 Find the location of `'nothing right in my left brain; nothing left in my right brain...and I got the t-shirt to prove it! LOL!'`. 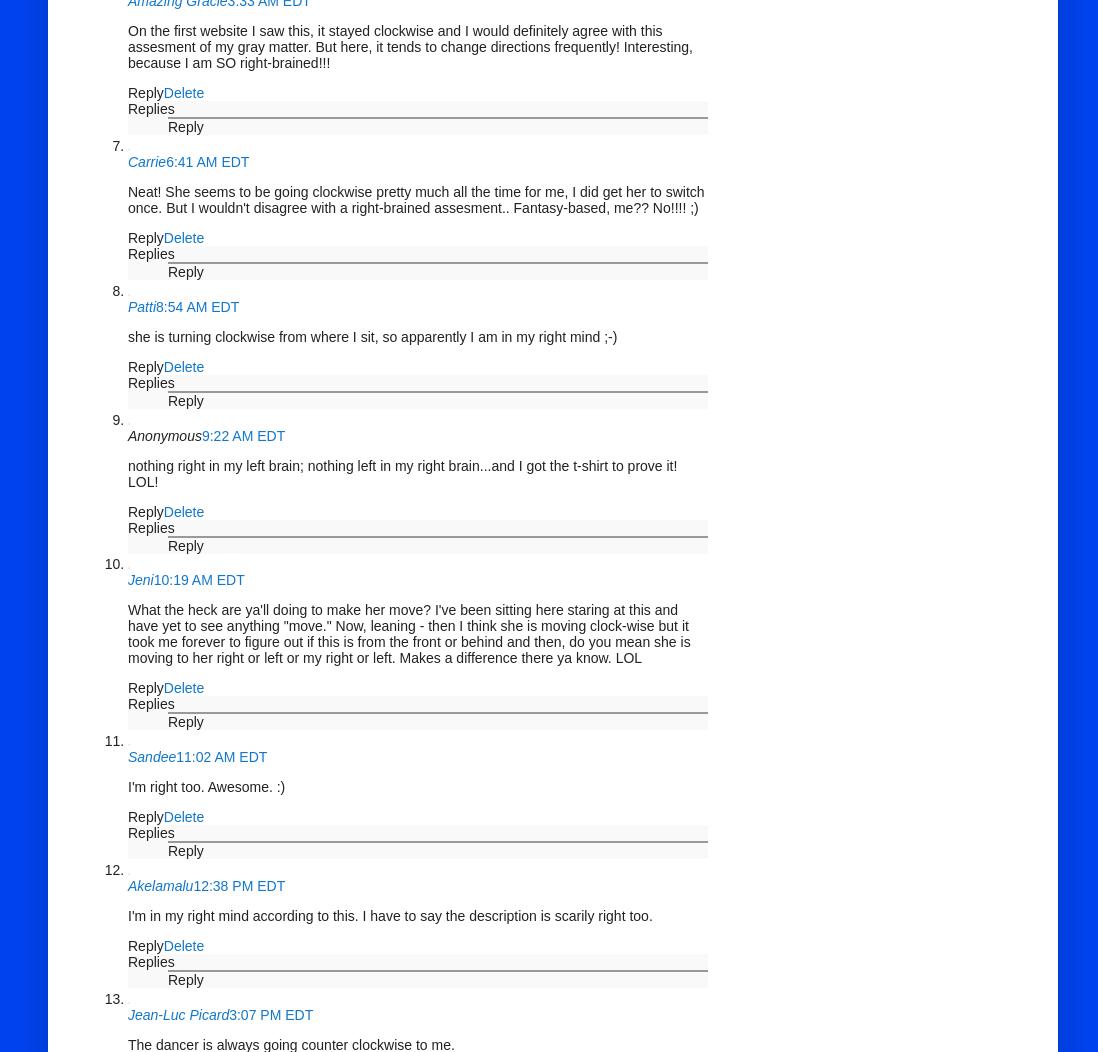

'nothing right in my left brain; nothing left in my right brain...and I got the t-shirt to prove it! LOL!' is located at coordinates (401, 472).